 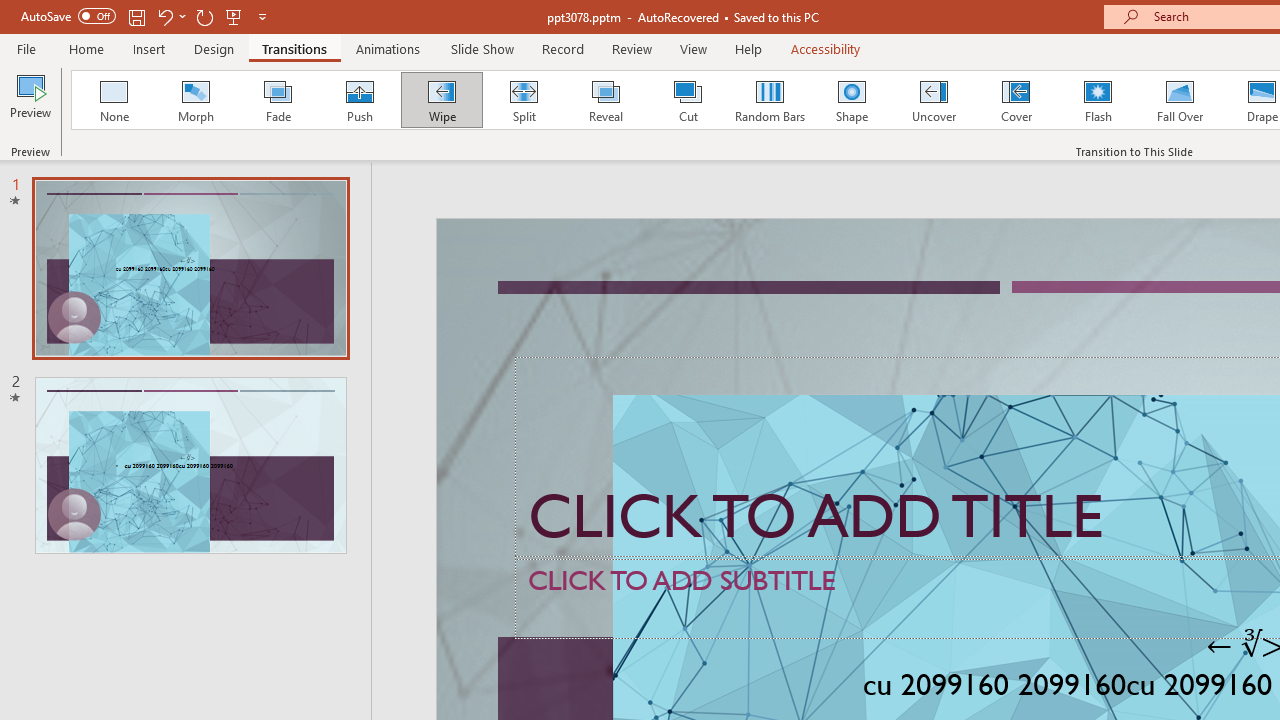 I want to click on 'Push', so click(x=359, y=100).